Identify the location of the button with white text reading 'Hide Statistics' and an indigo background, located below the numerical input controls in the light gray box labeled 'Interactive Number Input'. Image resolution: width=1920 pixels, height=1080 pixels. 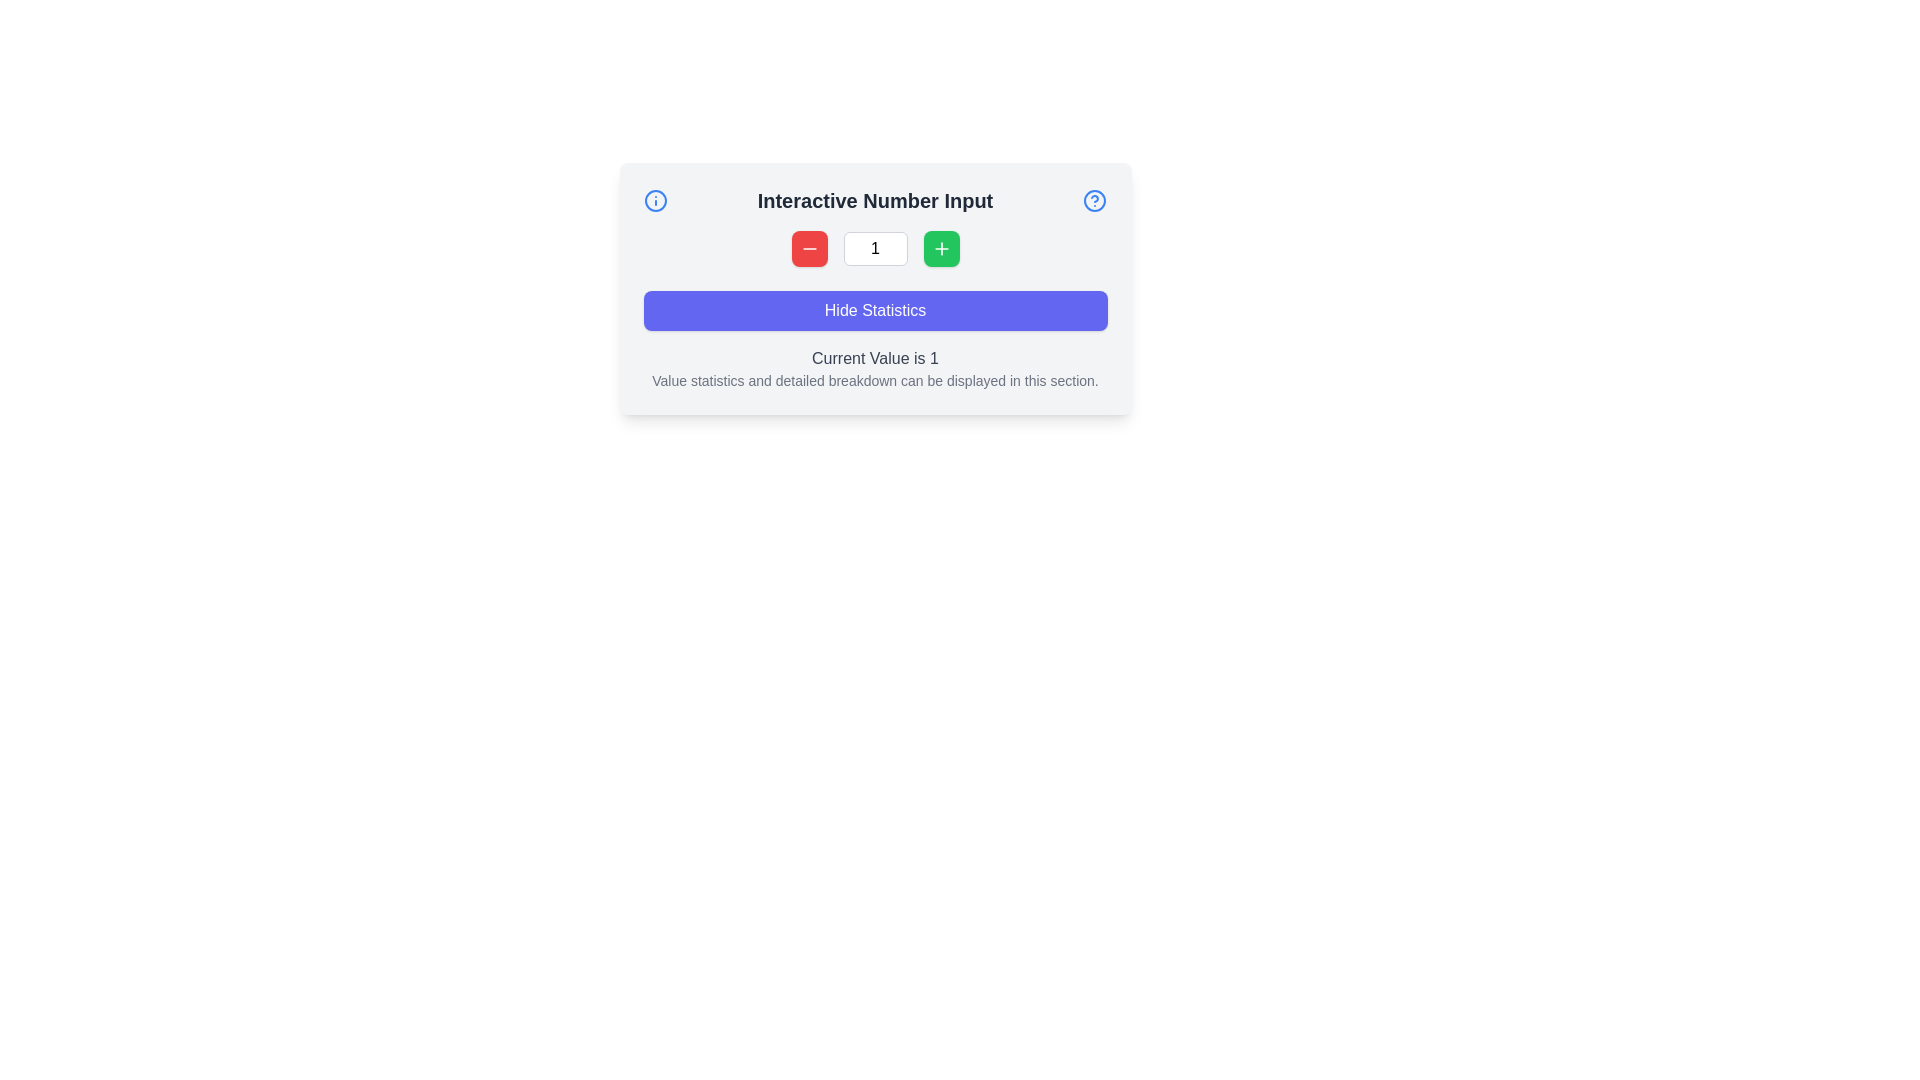
(875, 311).